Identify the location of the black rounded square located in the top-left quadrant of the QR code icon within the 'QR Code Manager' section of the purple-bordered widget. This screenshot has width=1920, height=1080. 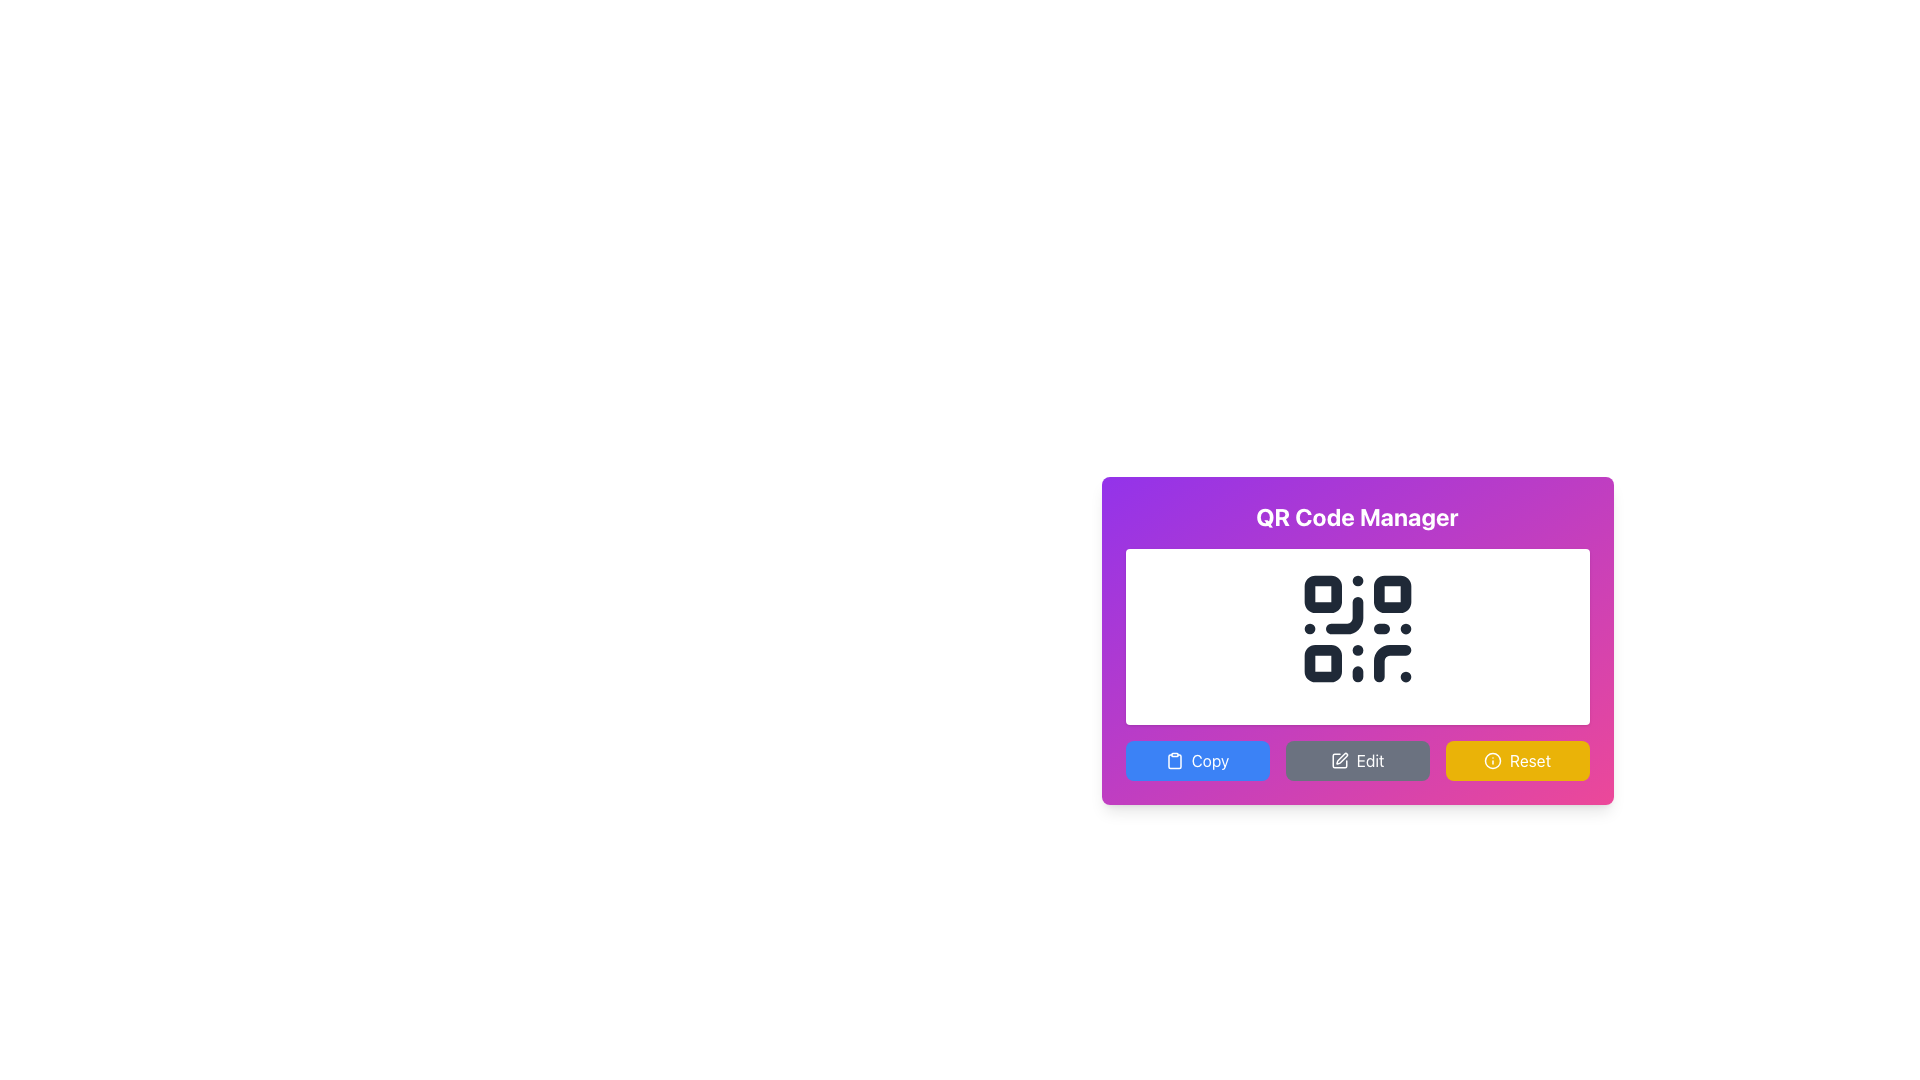
(1322, 593).